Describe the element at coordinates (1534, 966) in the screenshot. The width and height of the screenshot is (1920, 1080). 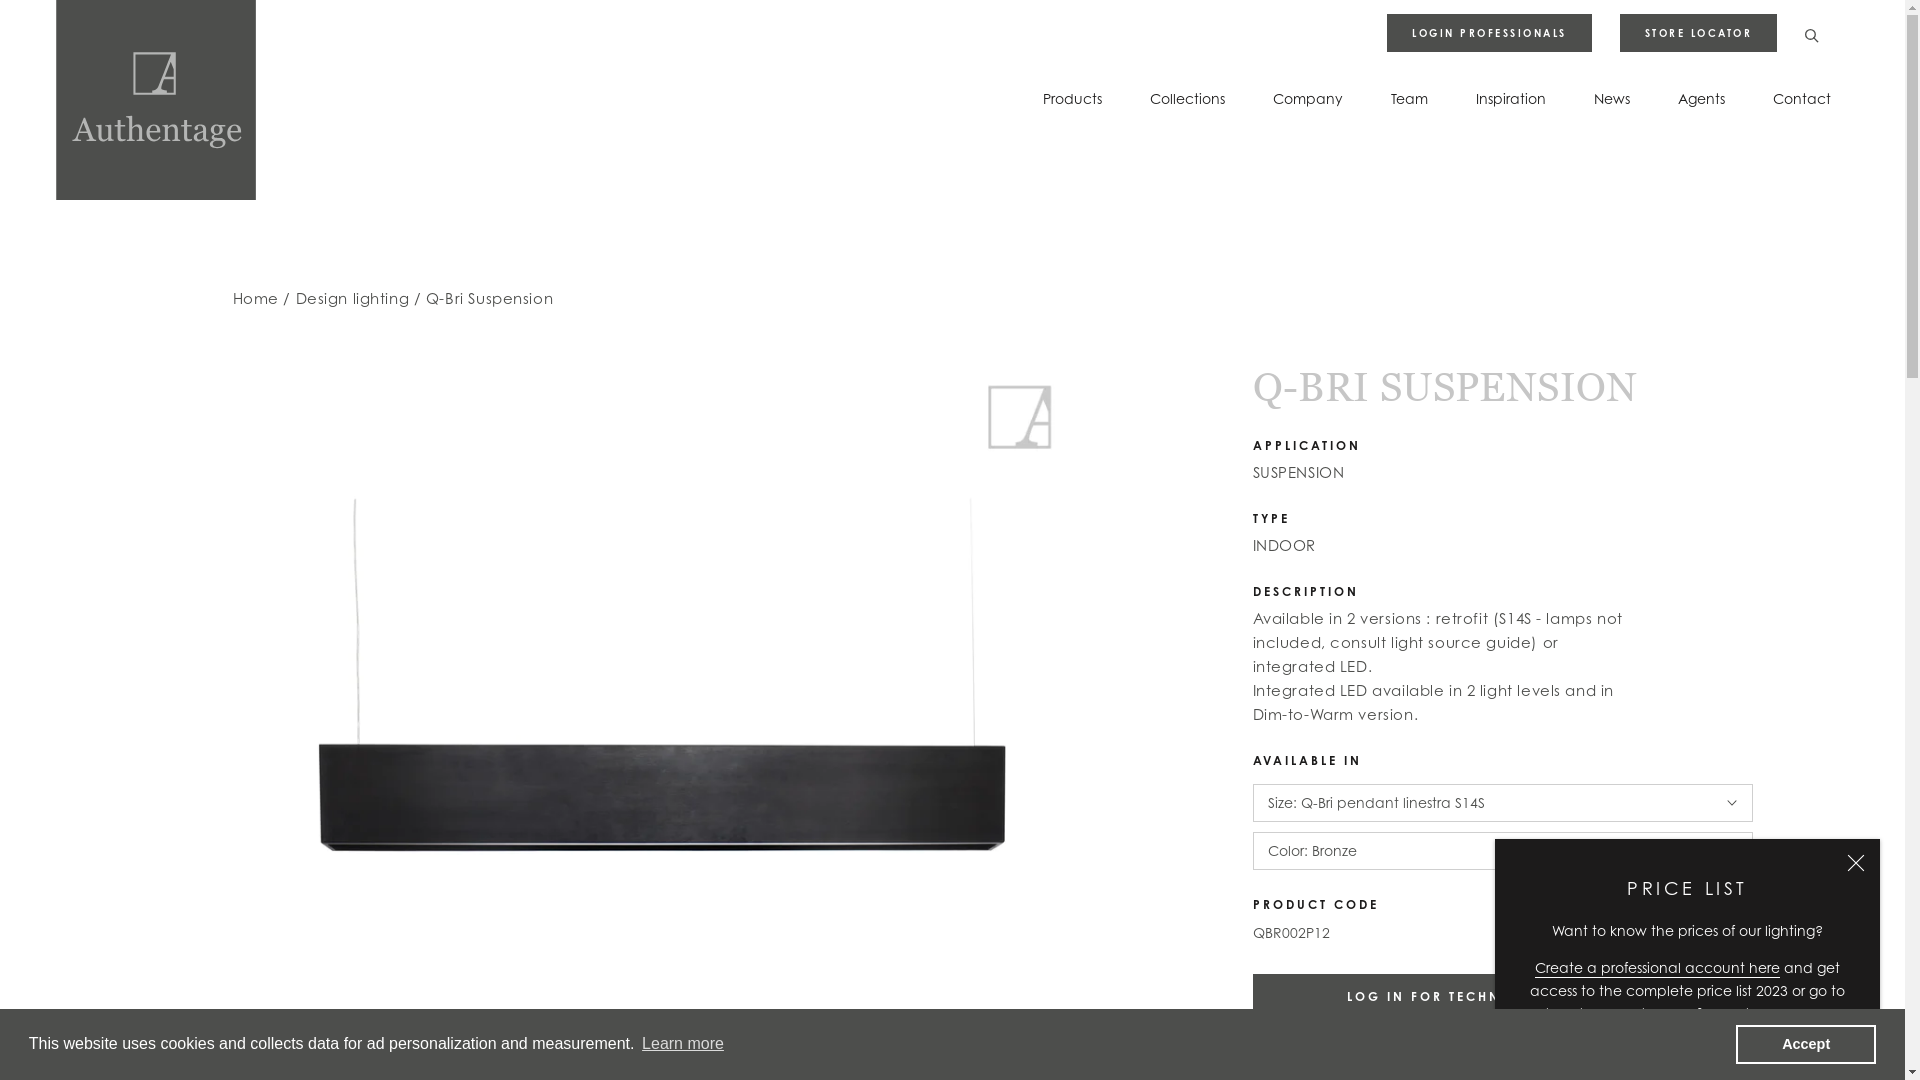
I see `'Create a professional account here'` at that location.